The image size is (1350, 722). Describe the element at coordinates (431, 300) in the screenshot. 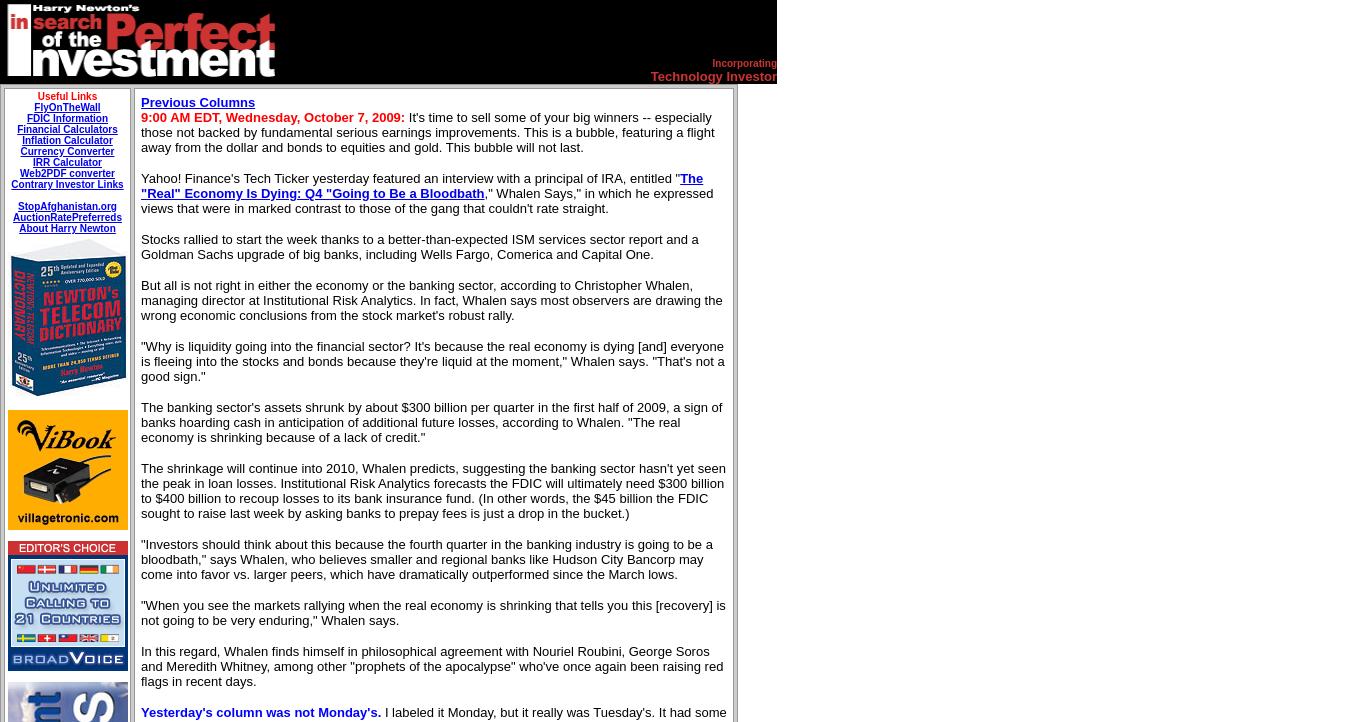

I see `'But all is not 
  right in either the economy or the banking sector, according to Christopher 
  Whalen, managing director at Institutional Risk Analytics. In fact, Whalen says 
  most observers are drawing the wrong economic conclusions from the stock market's 
  robust rally.'` at that location.